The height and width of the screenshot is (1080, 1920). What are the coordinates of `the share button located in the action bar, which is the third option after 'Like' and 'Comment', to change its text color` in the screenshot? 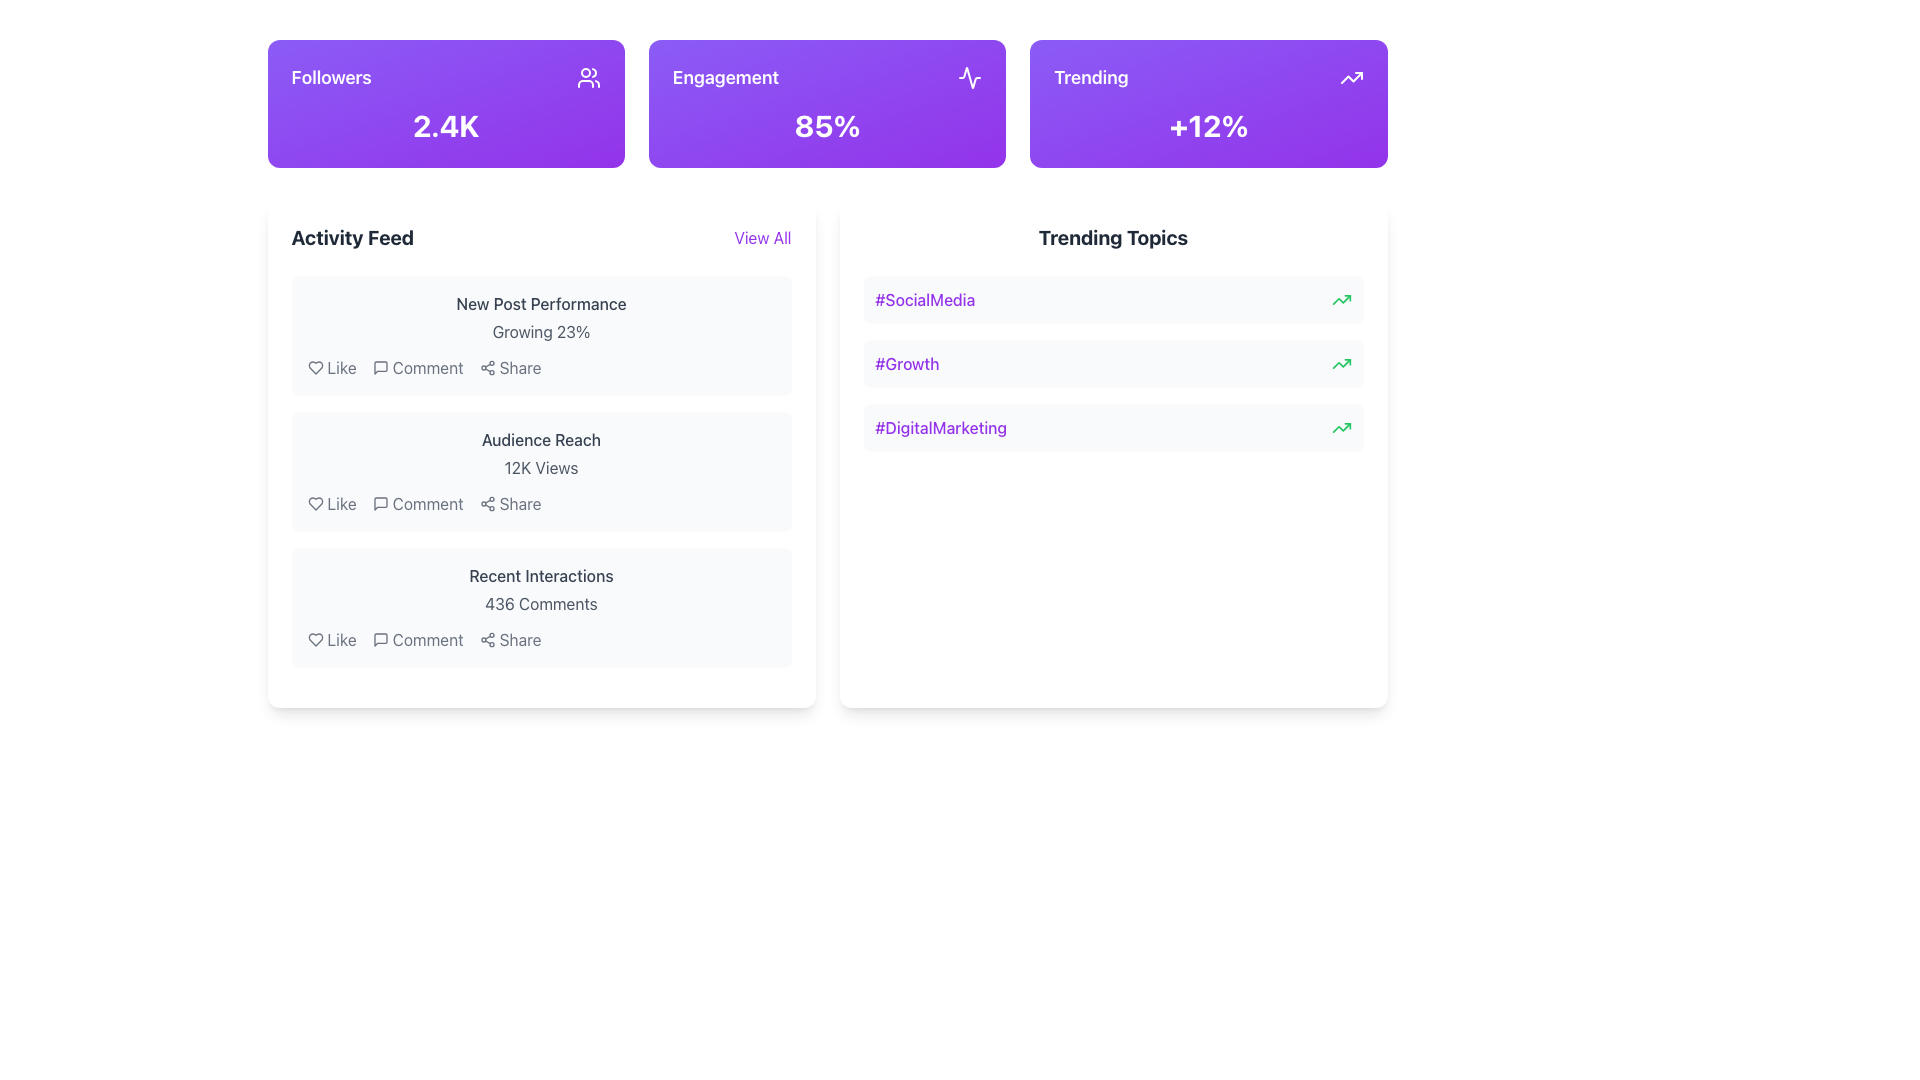 It's located at (510, 503).